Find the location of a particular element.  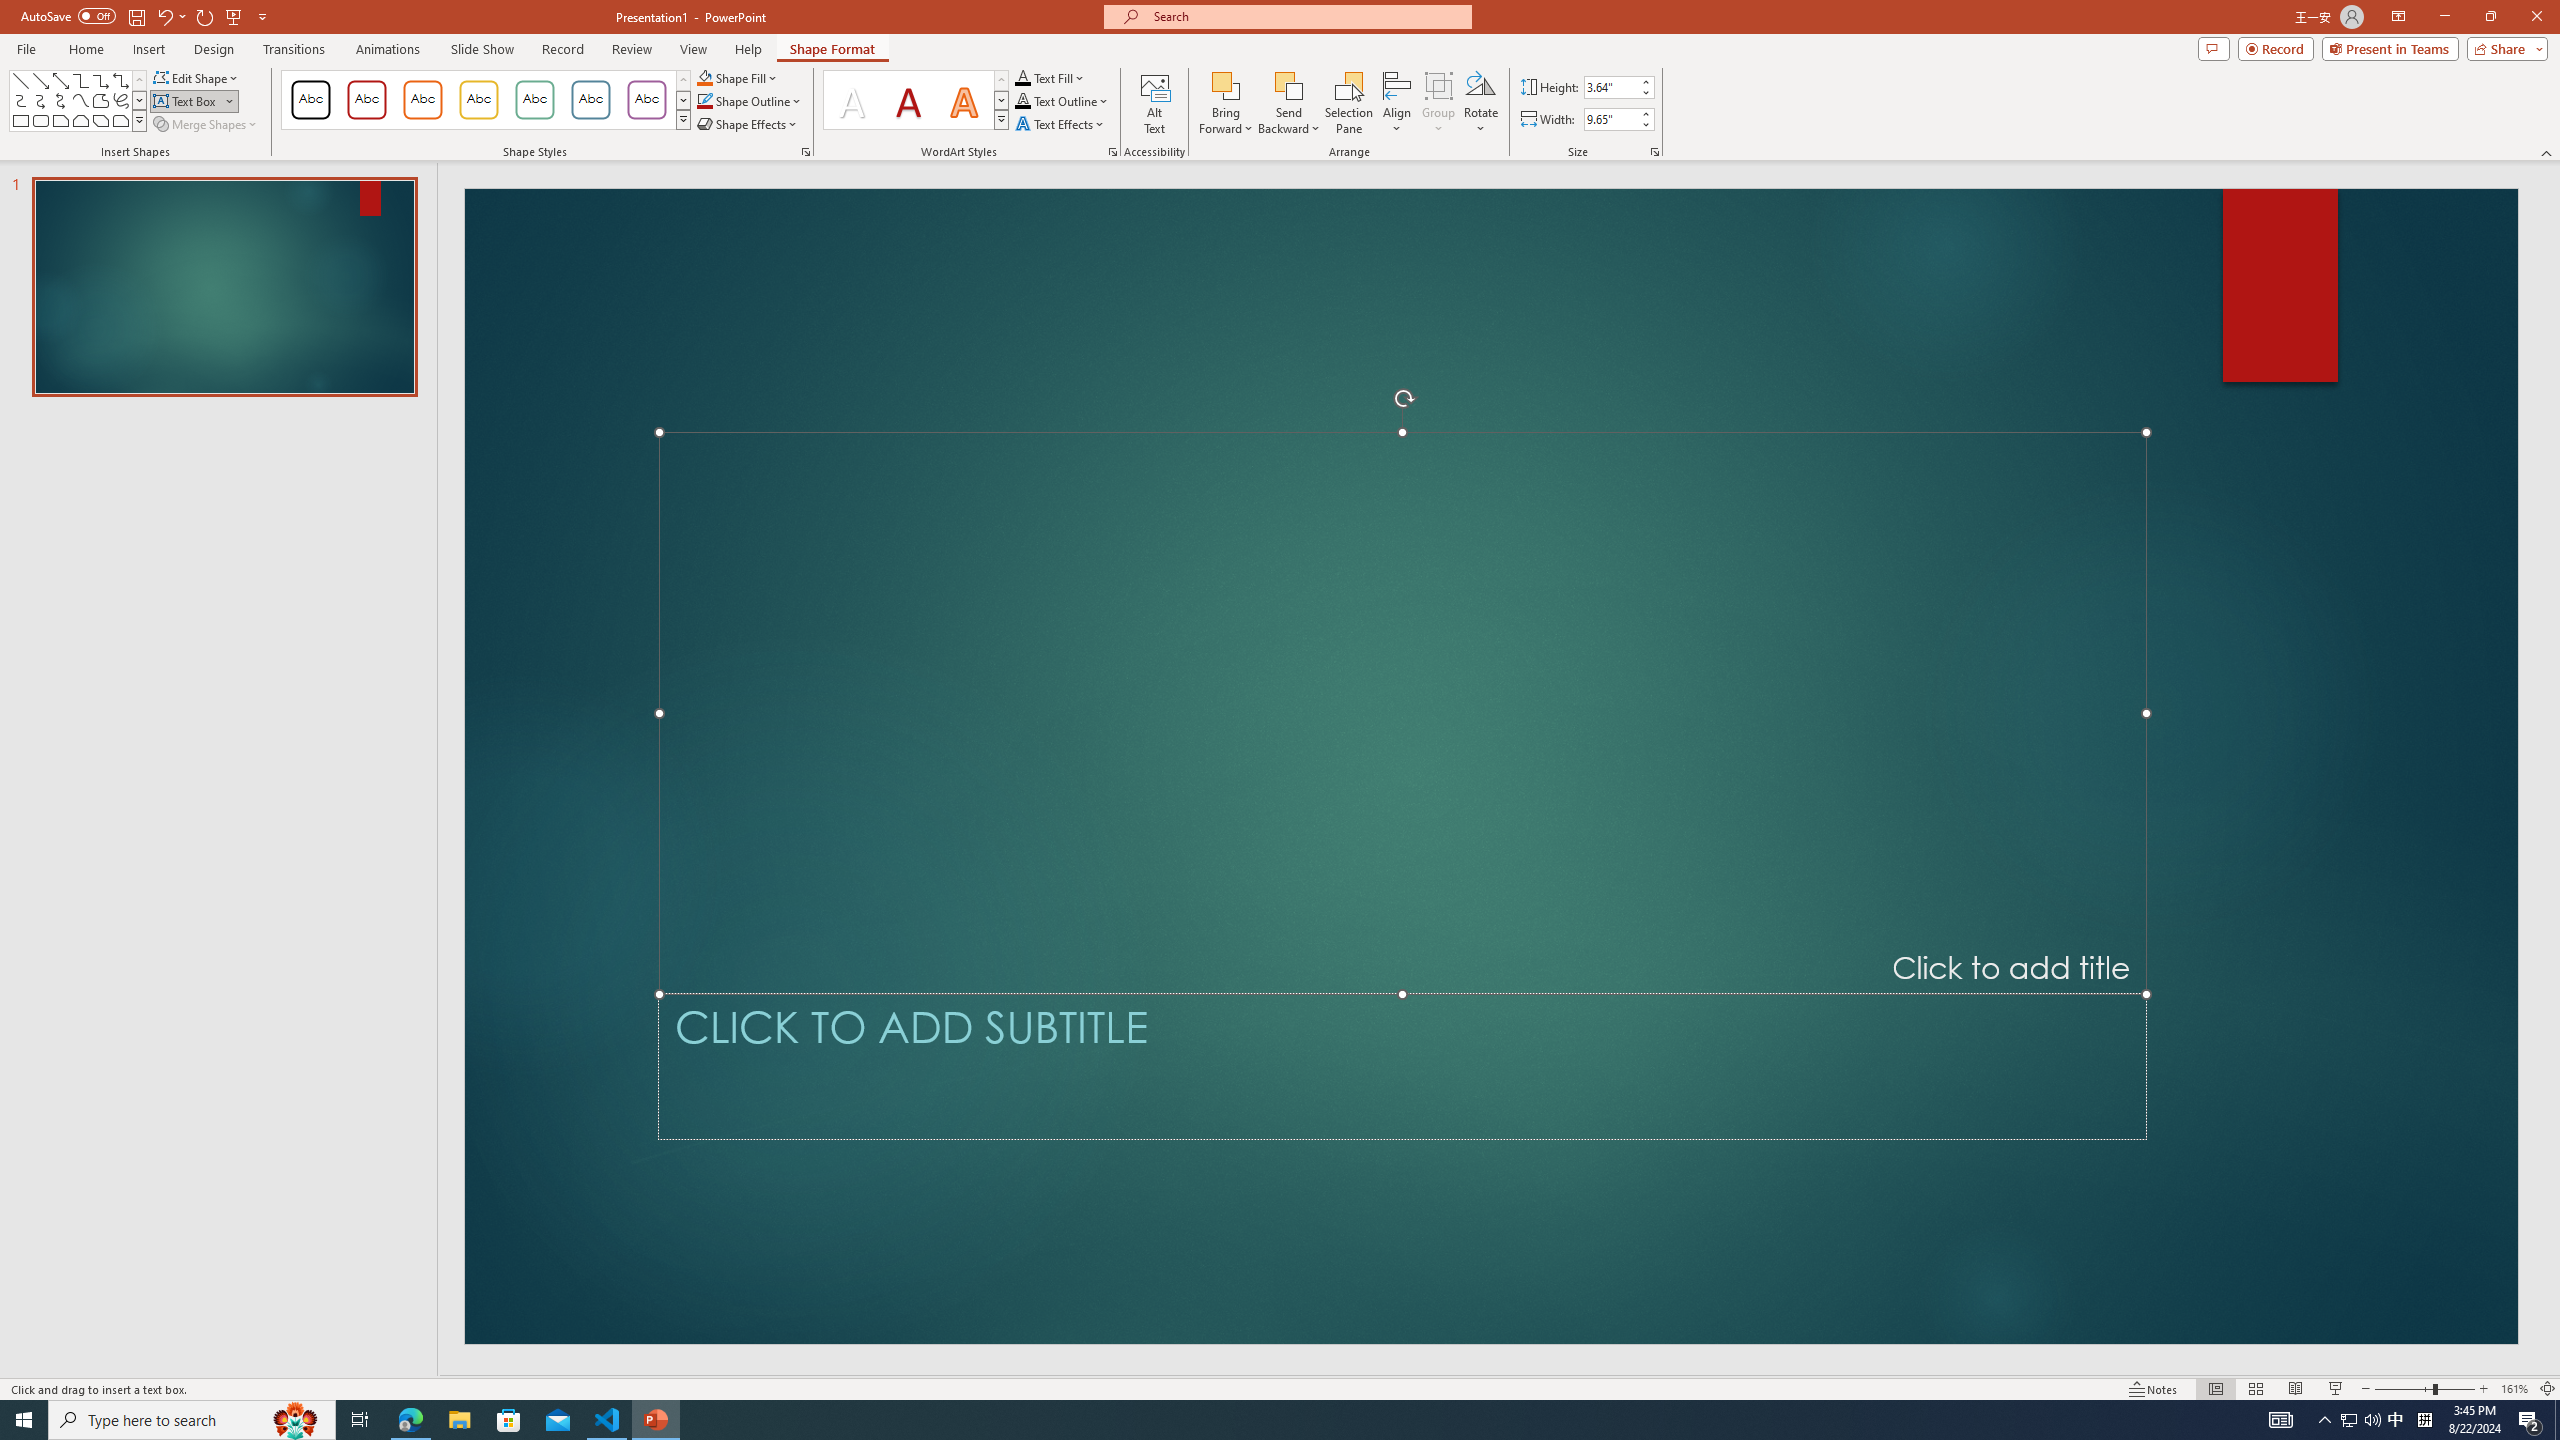

'Text Fill' is located at coordinates (1048, 77).